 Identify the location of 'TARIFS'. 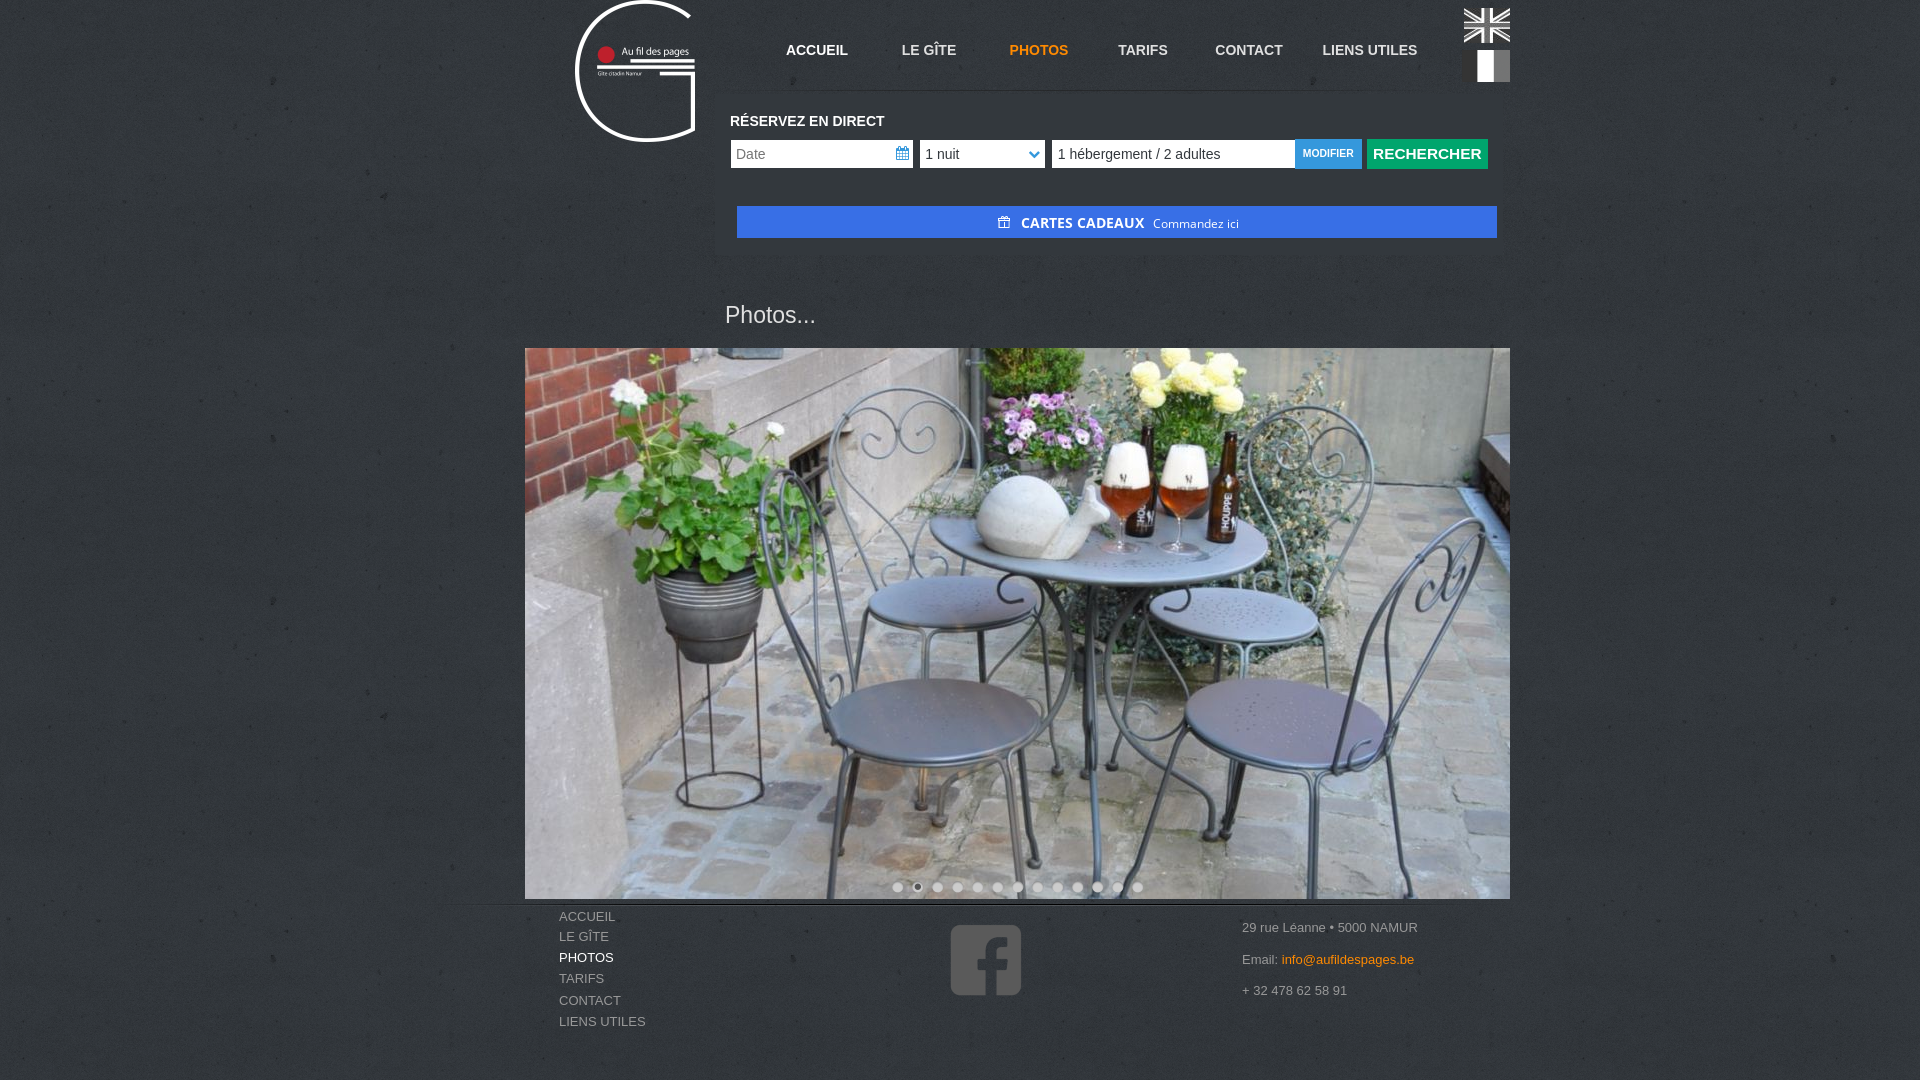
(623, 977).